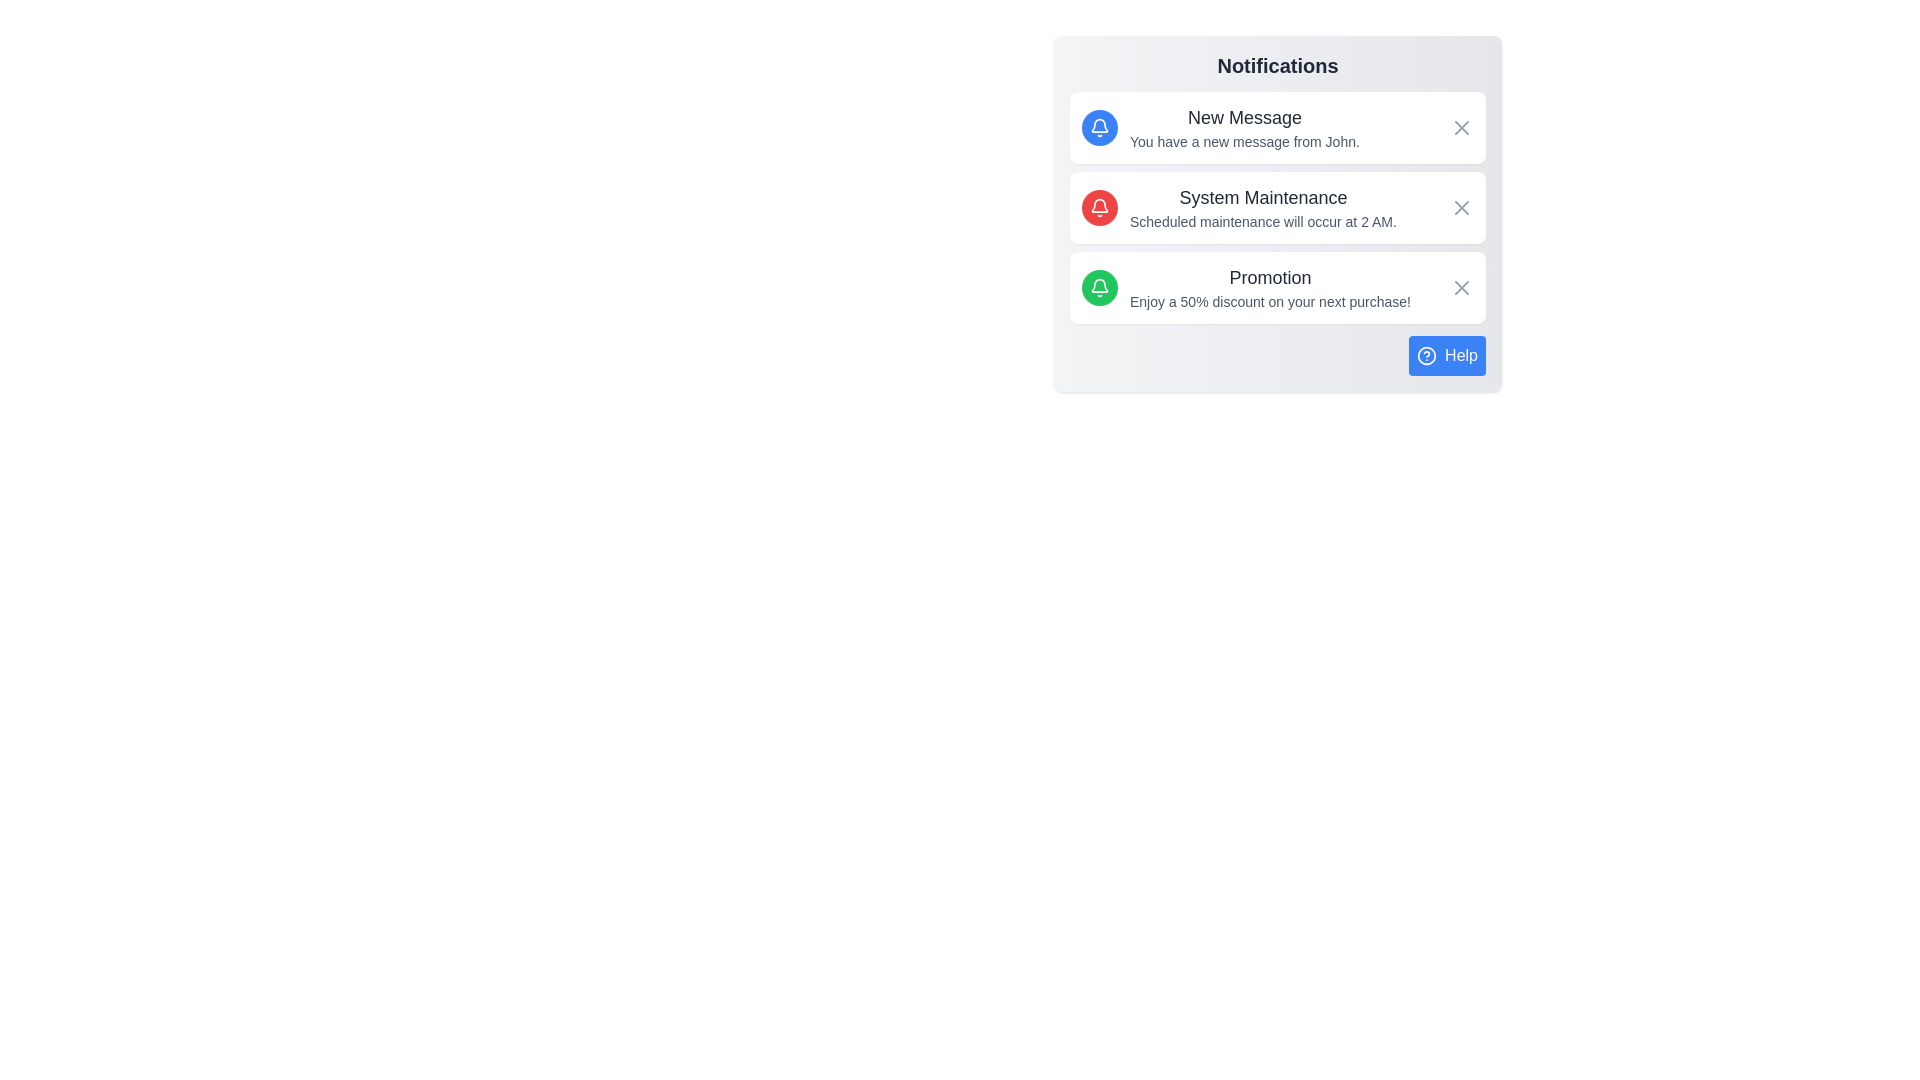 The width and height of the screenshot is (1920, 1080). I want to click on the 'System Maintenance' label, which is the header text of the second notification card in a vertical list of notifications, styled in medium weight and gray color, so click(1262, 197).